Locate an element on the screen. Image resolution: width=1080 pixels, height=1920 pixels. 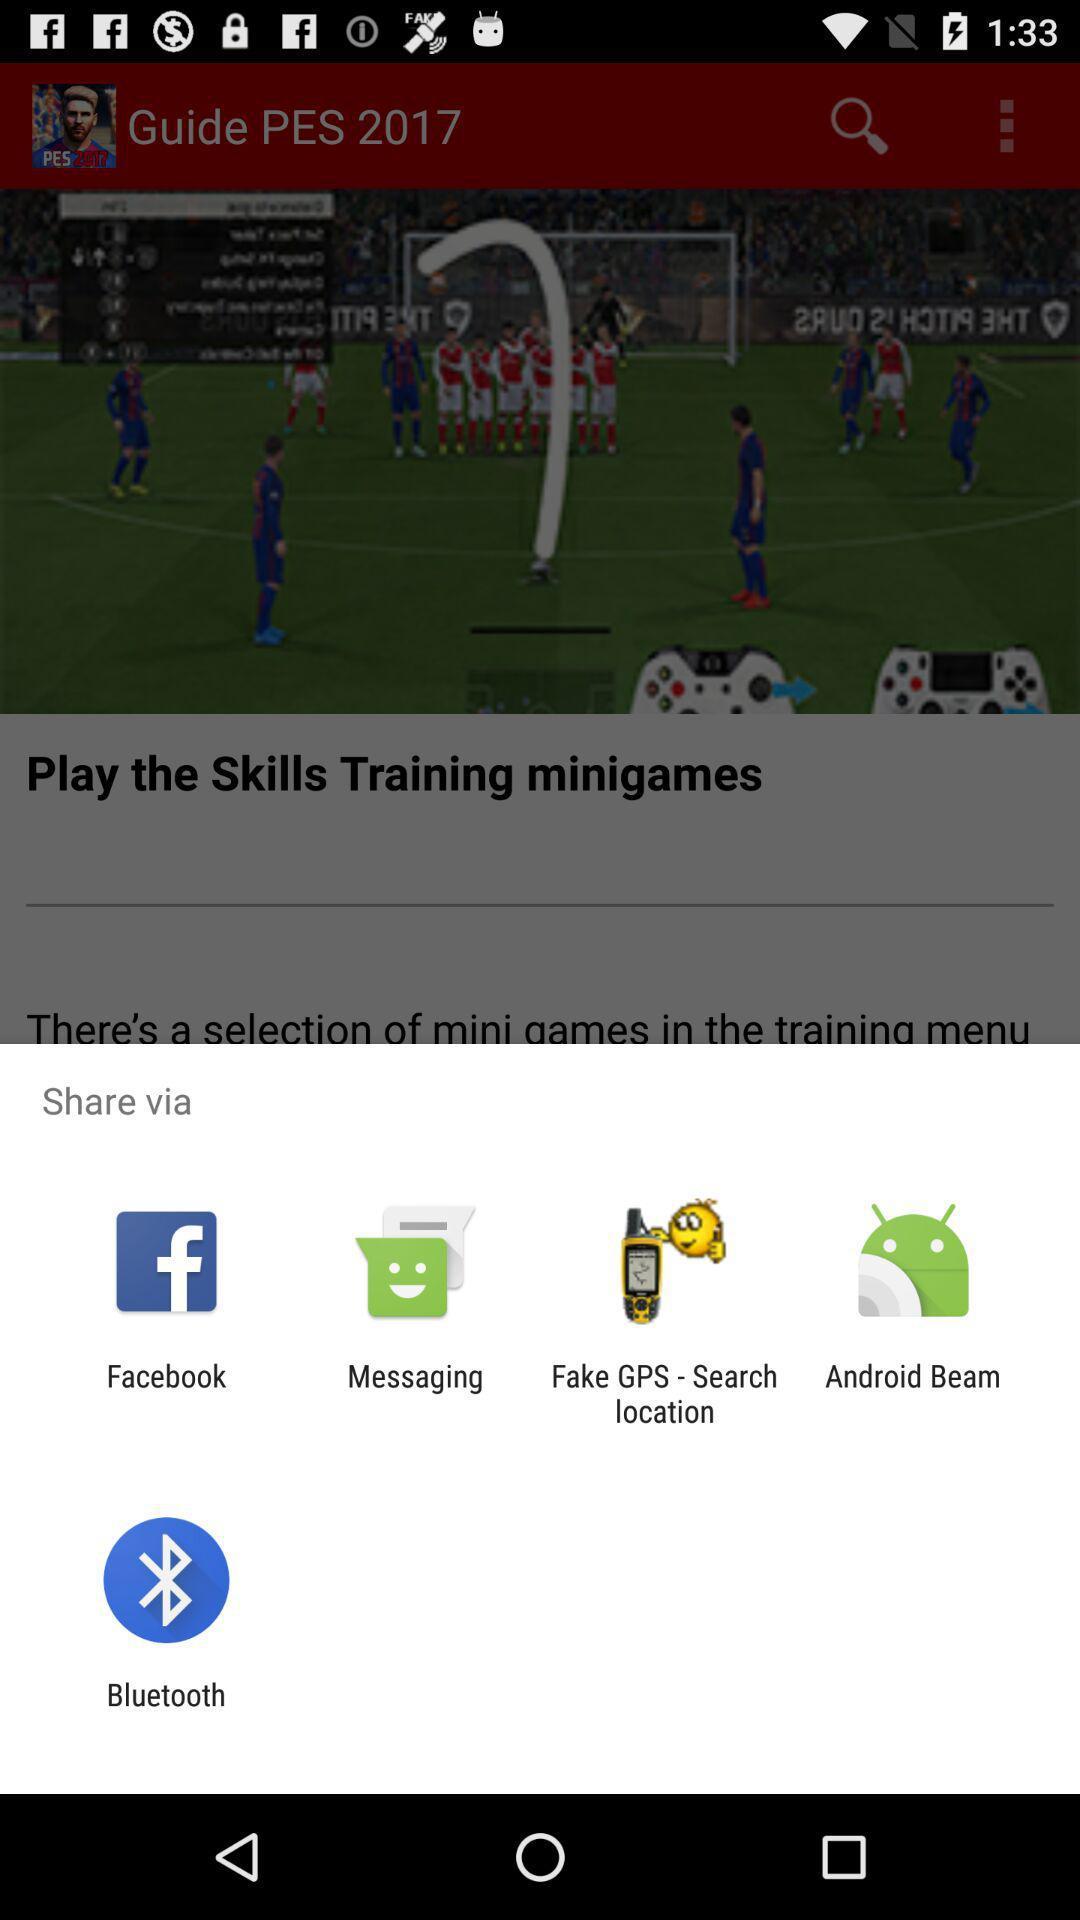
the icon next to fake gps search icon is located at coordinates (414, 1392).